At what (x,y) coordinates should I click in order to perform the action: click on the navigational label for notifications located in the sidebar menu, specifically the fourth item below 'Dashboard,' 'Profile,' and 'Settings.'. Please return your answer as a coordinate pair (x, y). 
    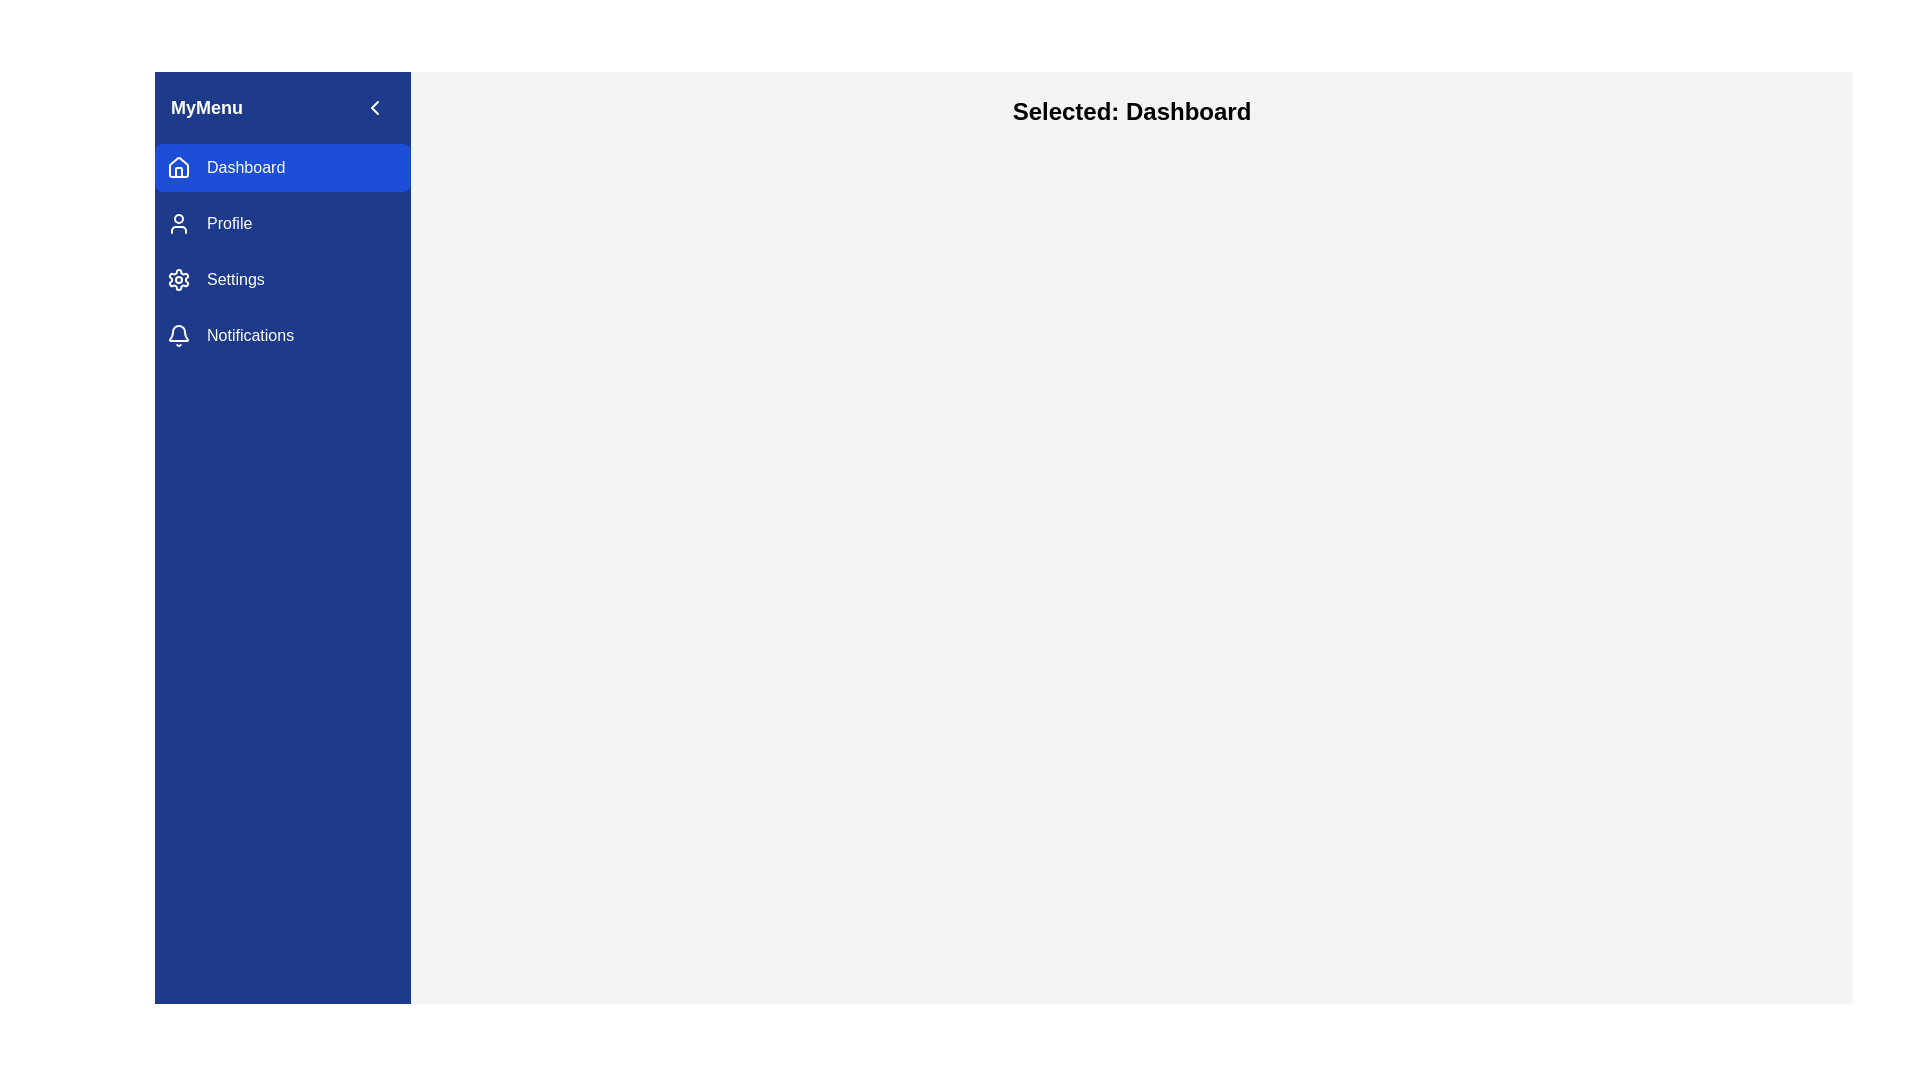
    Looking at the image, I should click on (249, 334).